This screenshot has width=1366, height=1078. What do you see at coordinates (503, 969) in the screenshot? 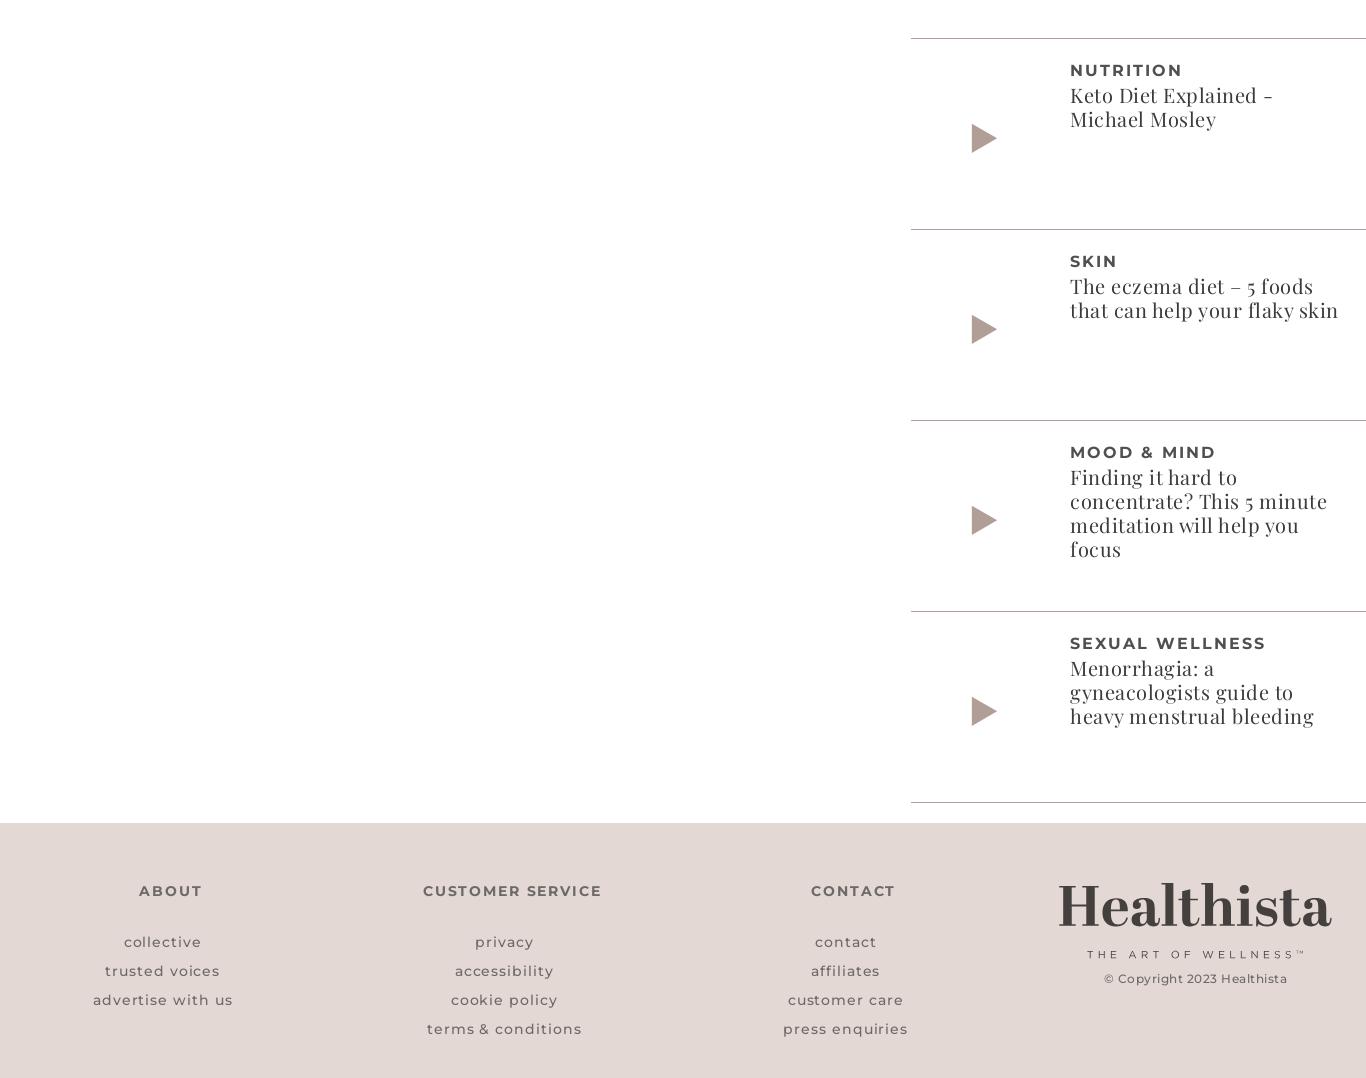
I see `'accessibility'` at bounding box center [503, 969].